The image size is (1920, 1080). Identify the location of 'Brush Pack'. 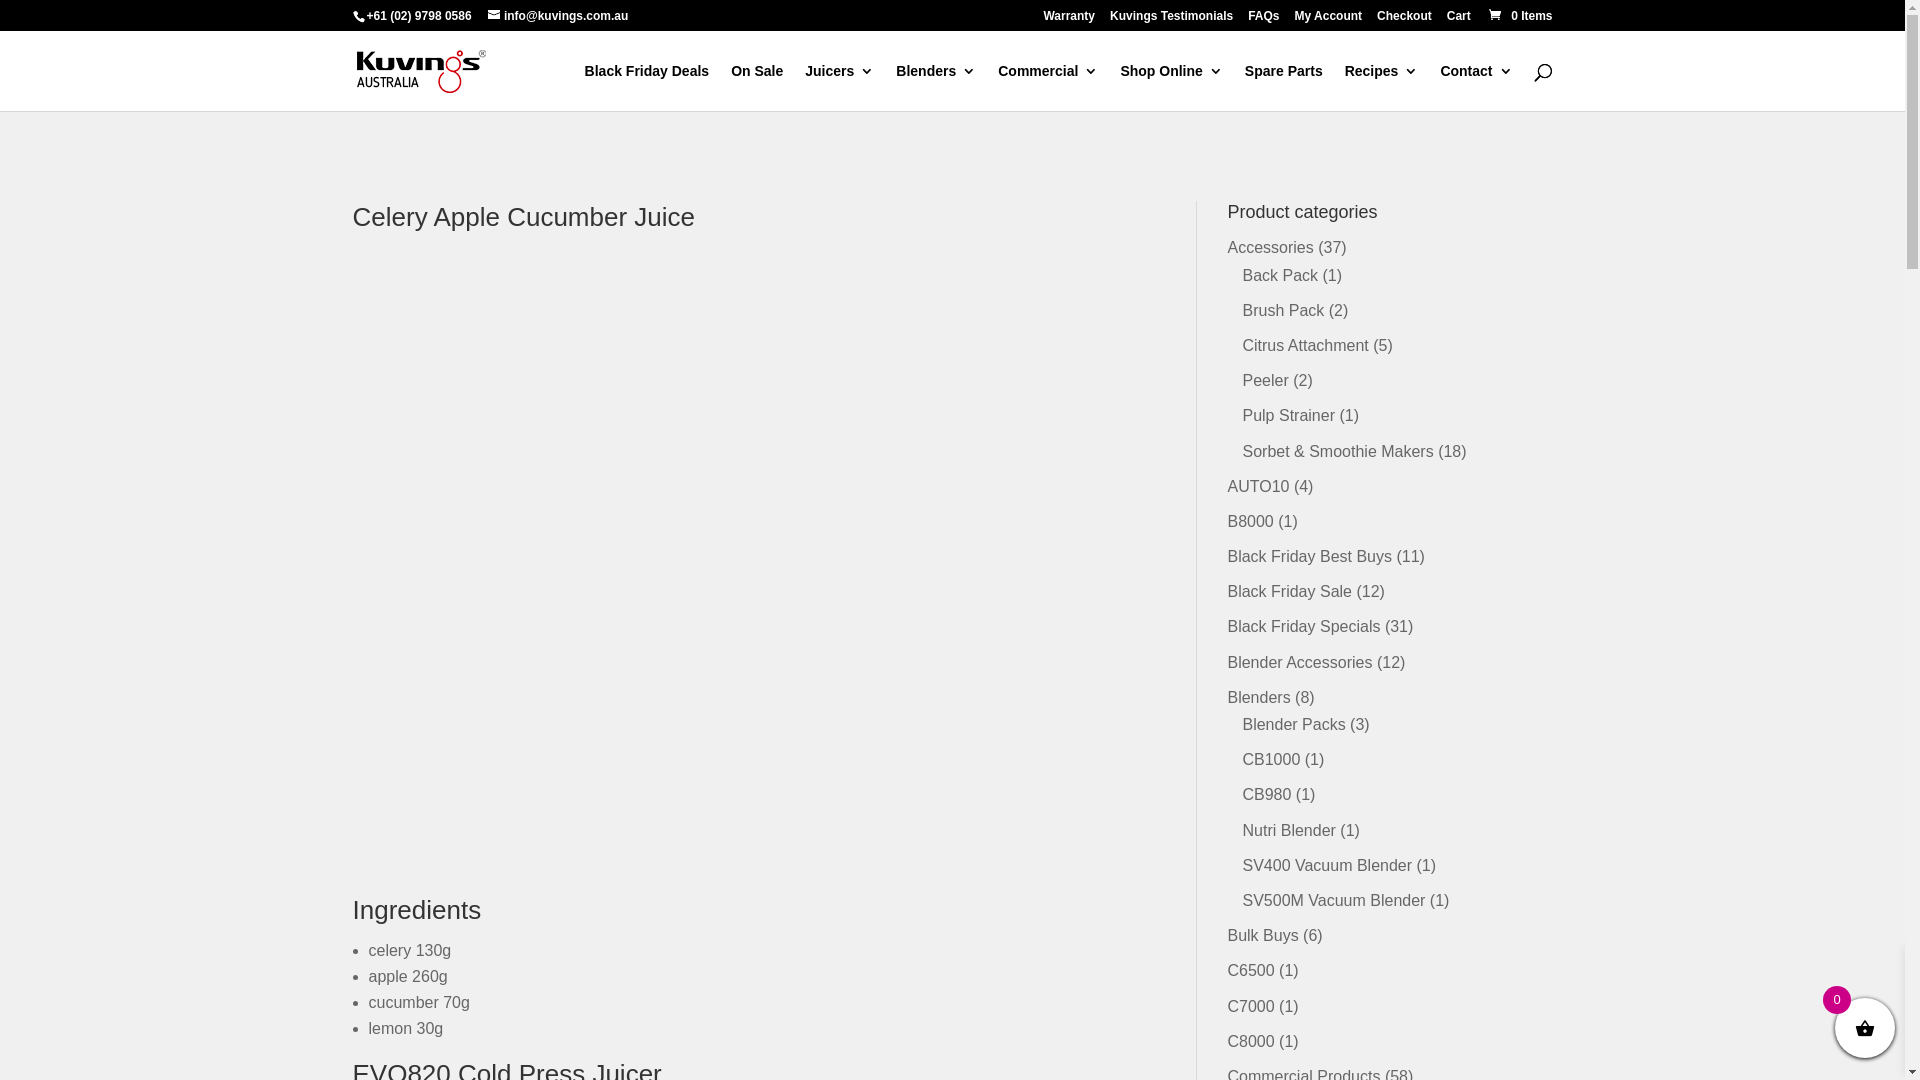
(1241, 310).